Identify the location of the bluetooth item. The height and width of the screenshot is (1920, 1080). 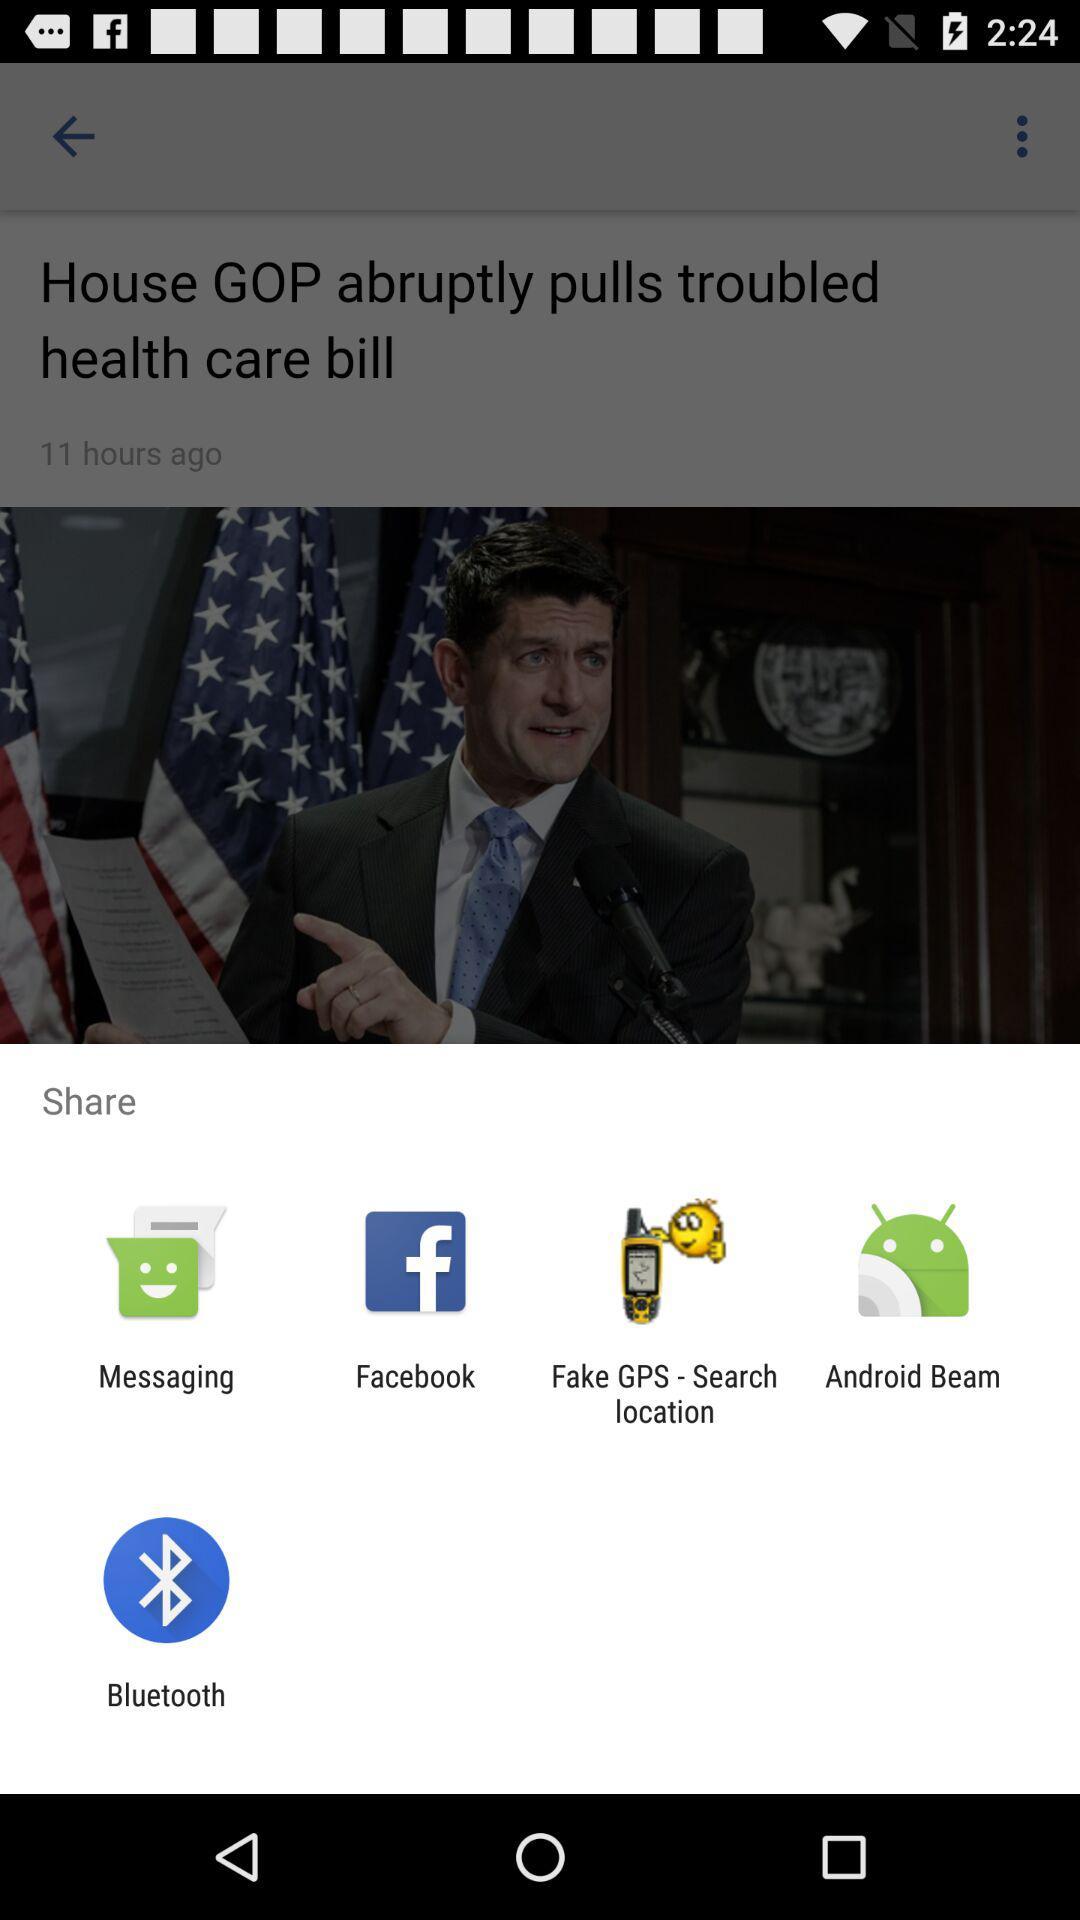
(165, 1711).